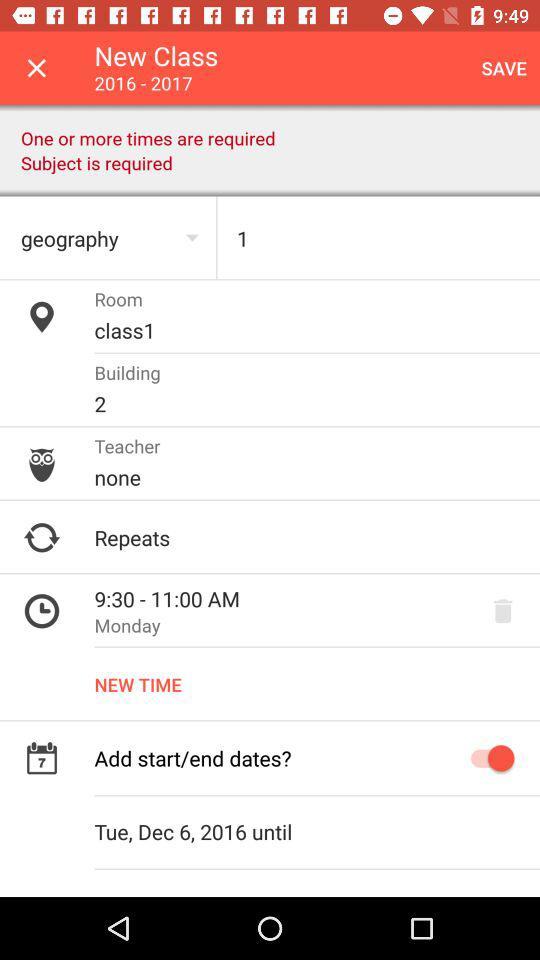 Image resolution: width=540 pixels, height=960 pixels. What do you see at coordinates (502, 610) in the screenshot?
I see `delete` at bounding box center [502, 610].